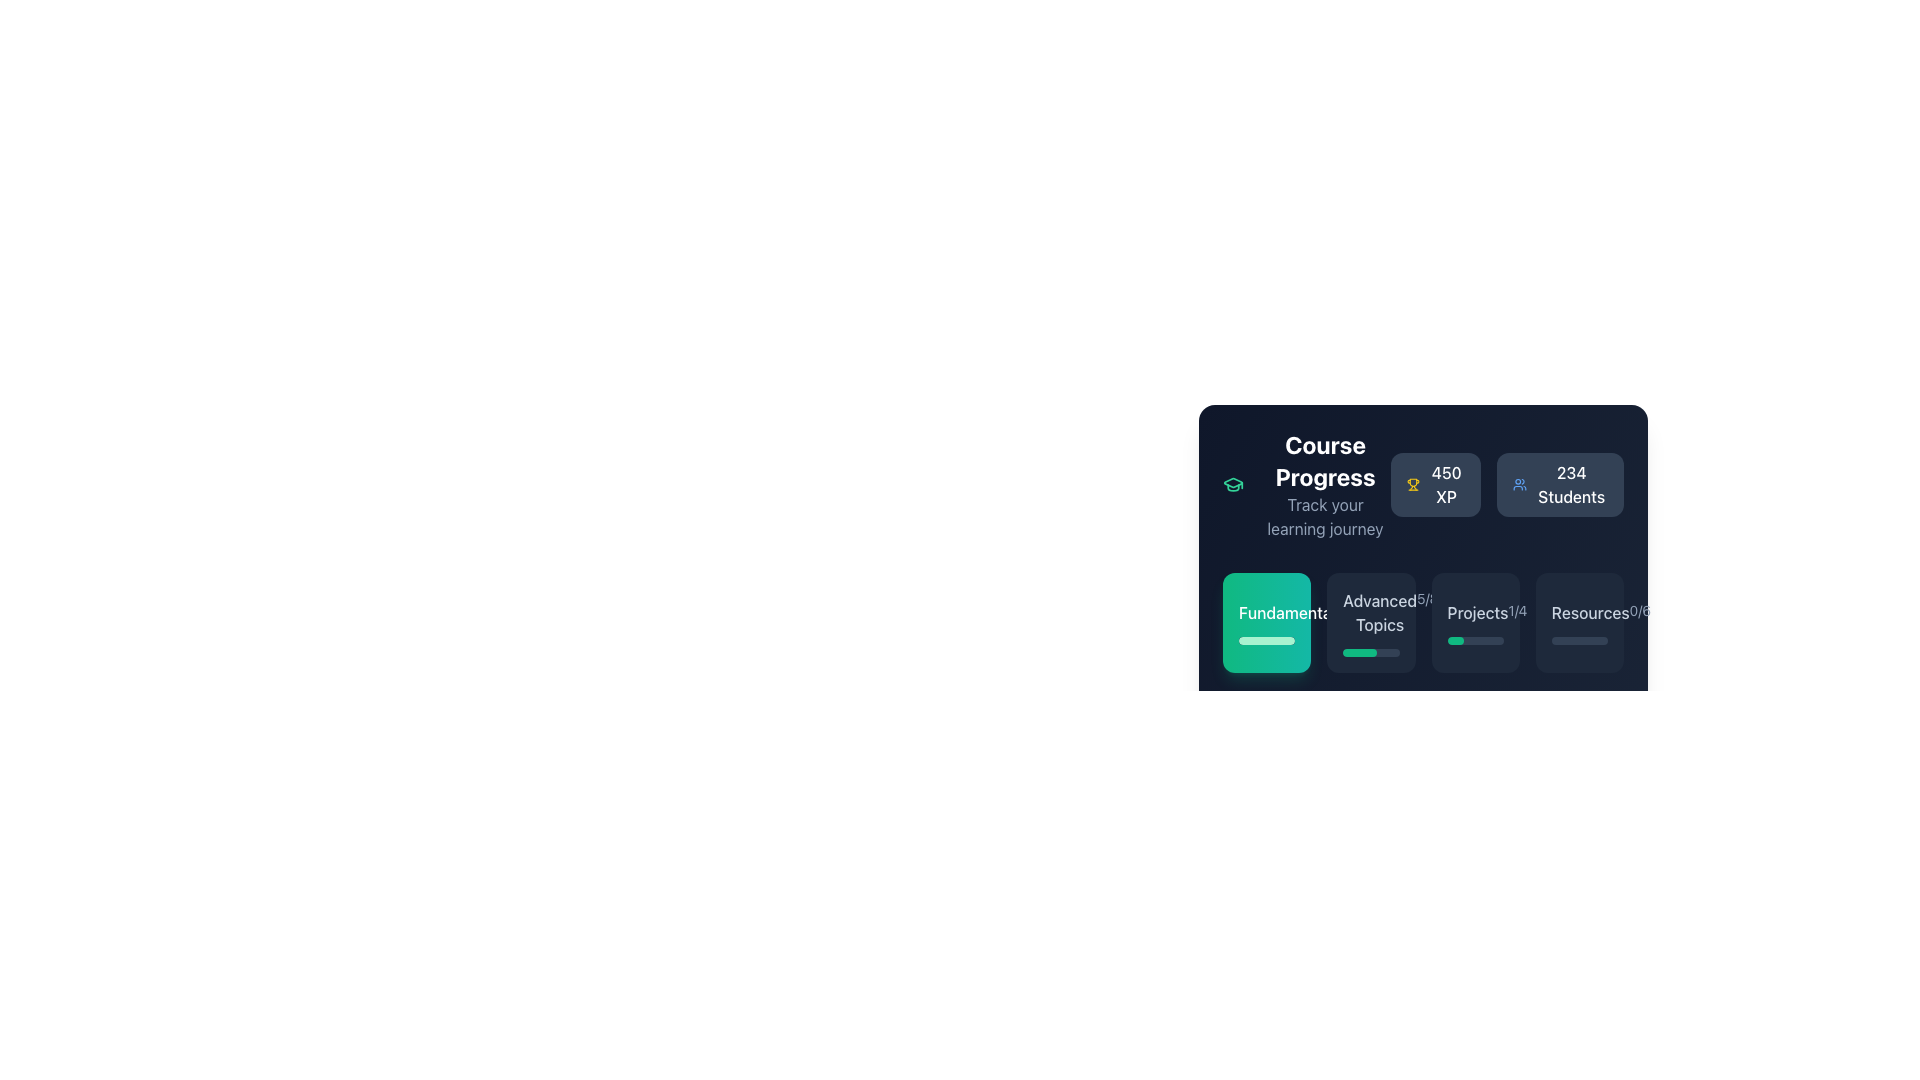 The height and width of the screenshot is (1080, 1920). What do you see at coordinates (1232, 485) in the screenshot?
I see `the 'Course Progress' icon, which visually indicates the user's educational progress and is positioned to the left of the text 'Course Progress'` at bounding box center [1232, 485].